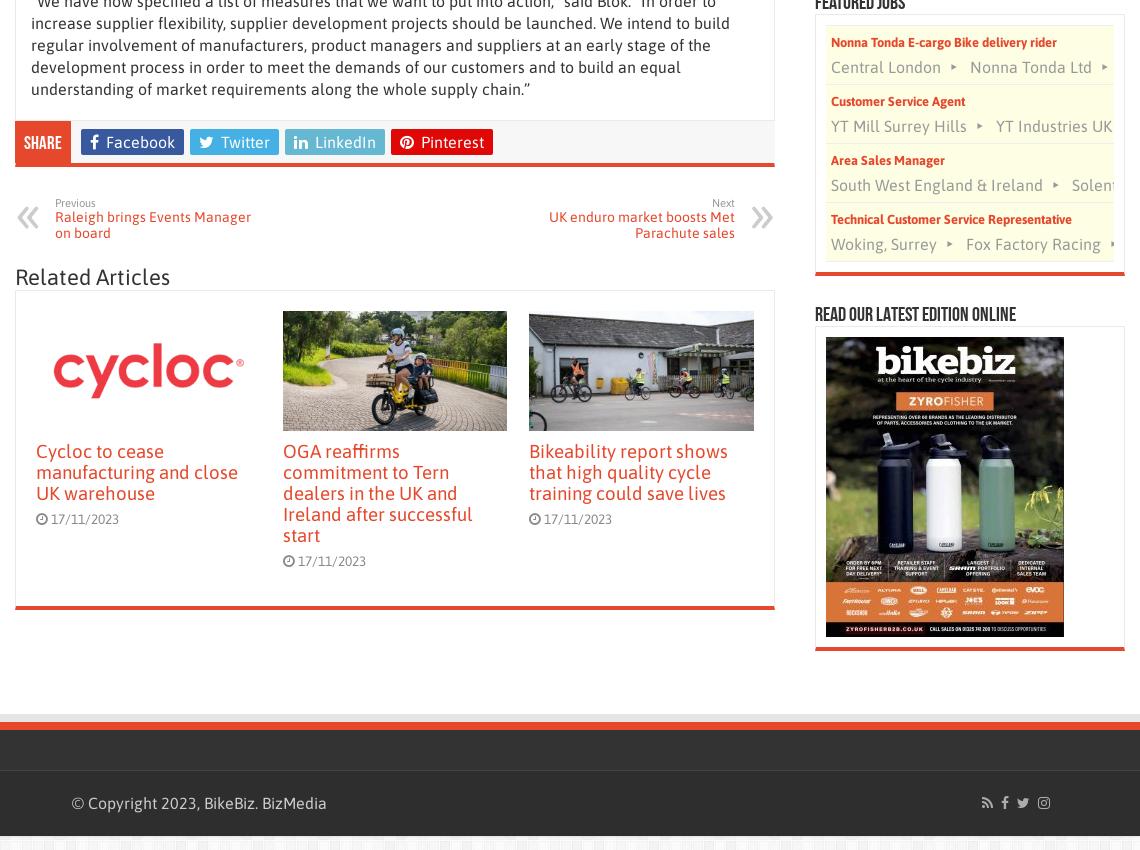 This screenshot has height=850, width=1140. What do you see at coordinates (899, 124) in the screenshot?
I see `'YT Mill Surrey Hills'` at bounding box center [899, 124].